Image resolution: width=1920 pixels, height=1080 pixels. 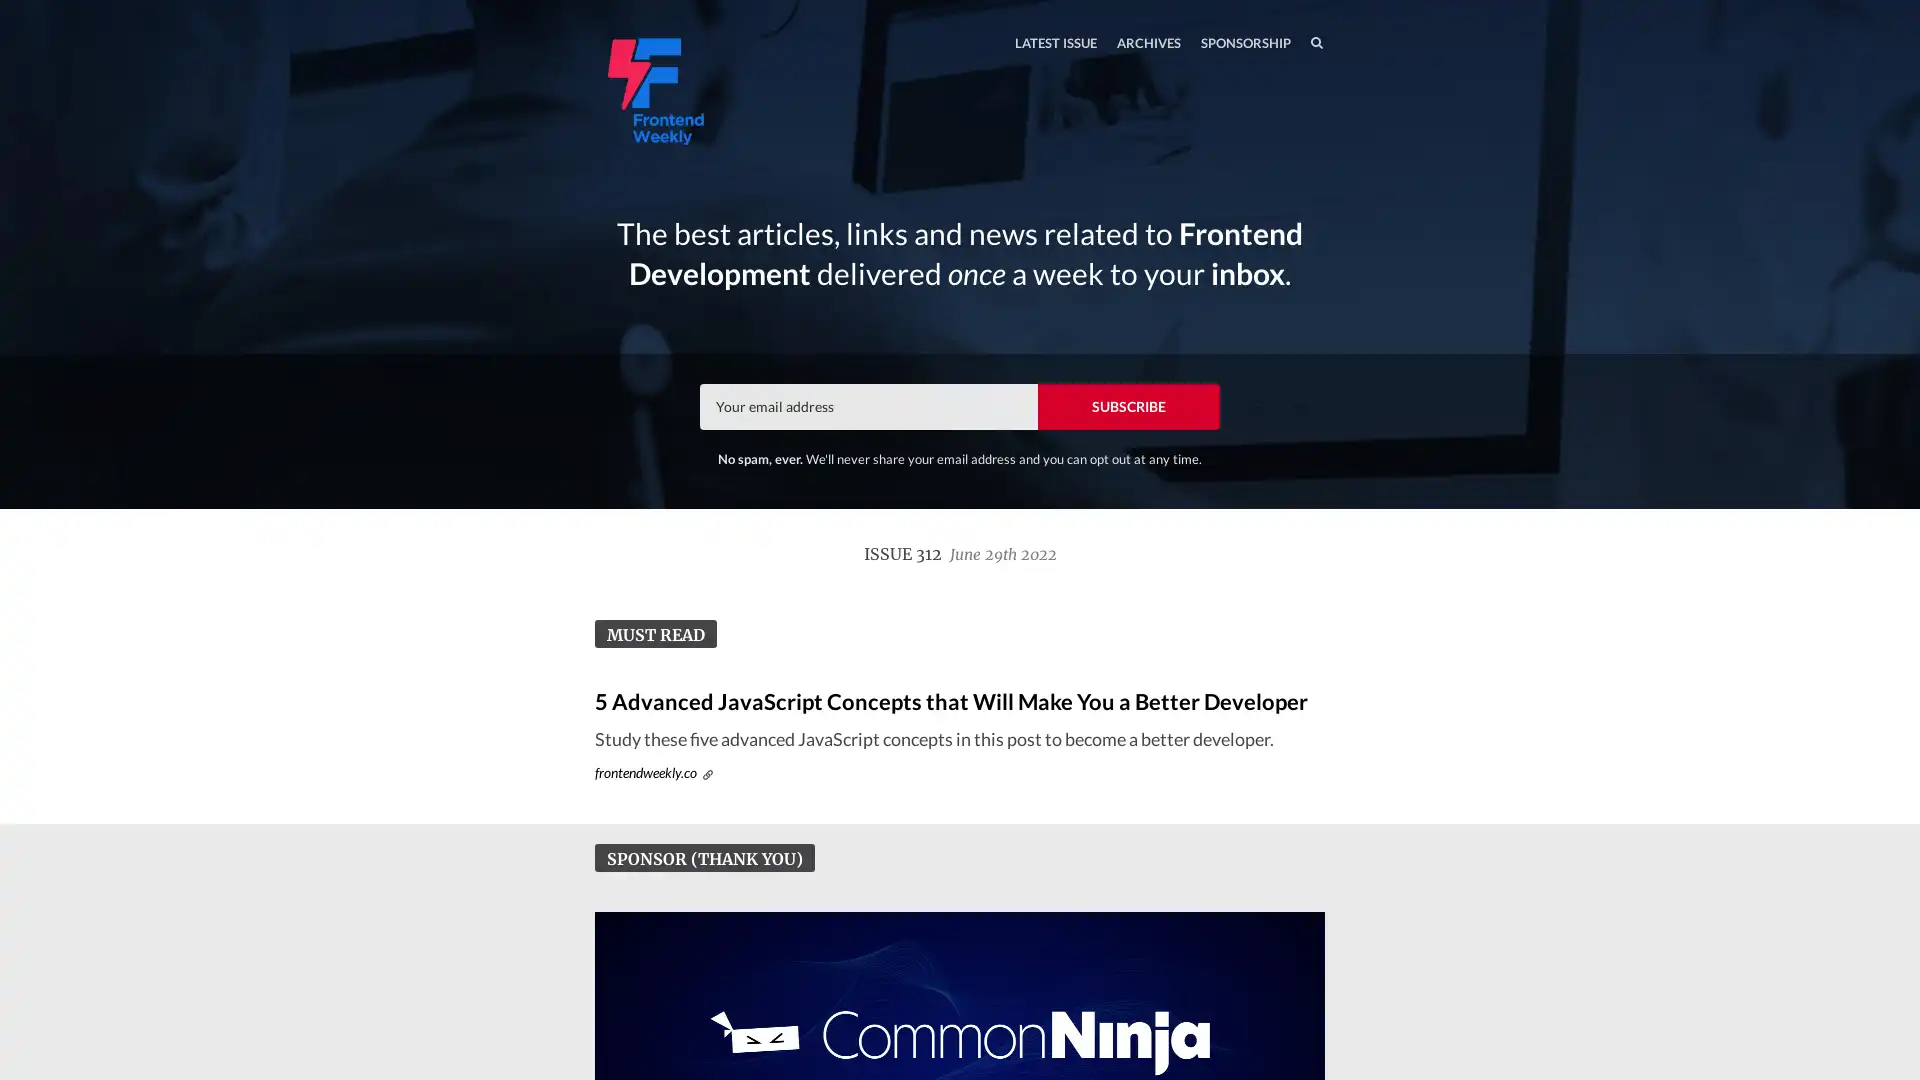 I want to click on SUBSCRIBE, so click(x=1128, y=405).